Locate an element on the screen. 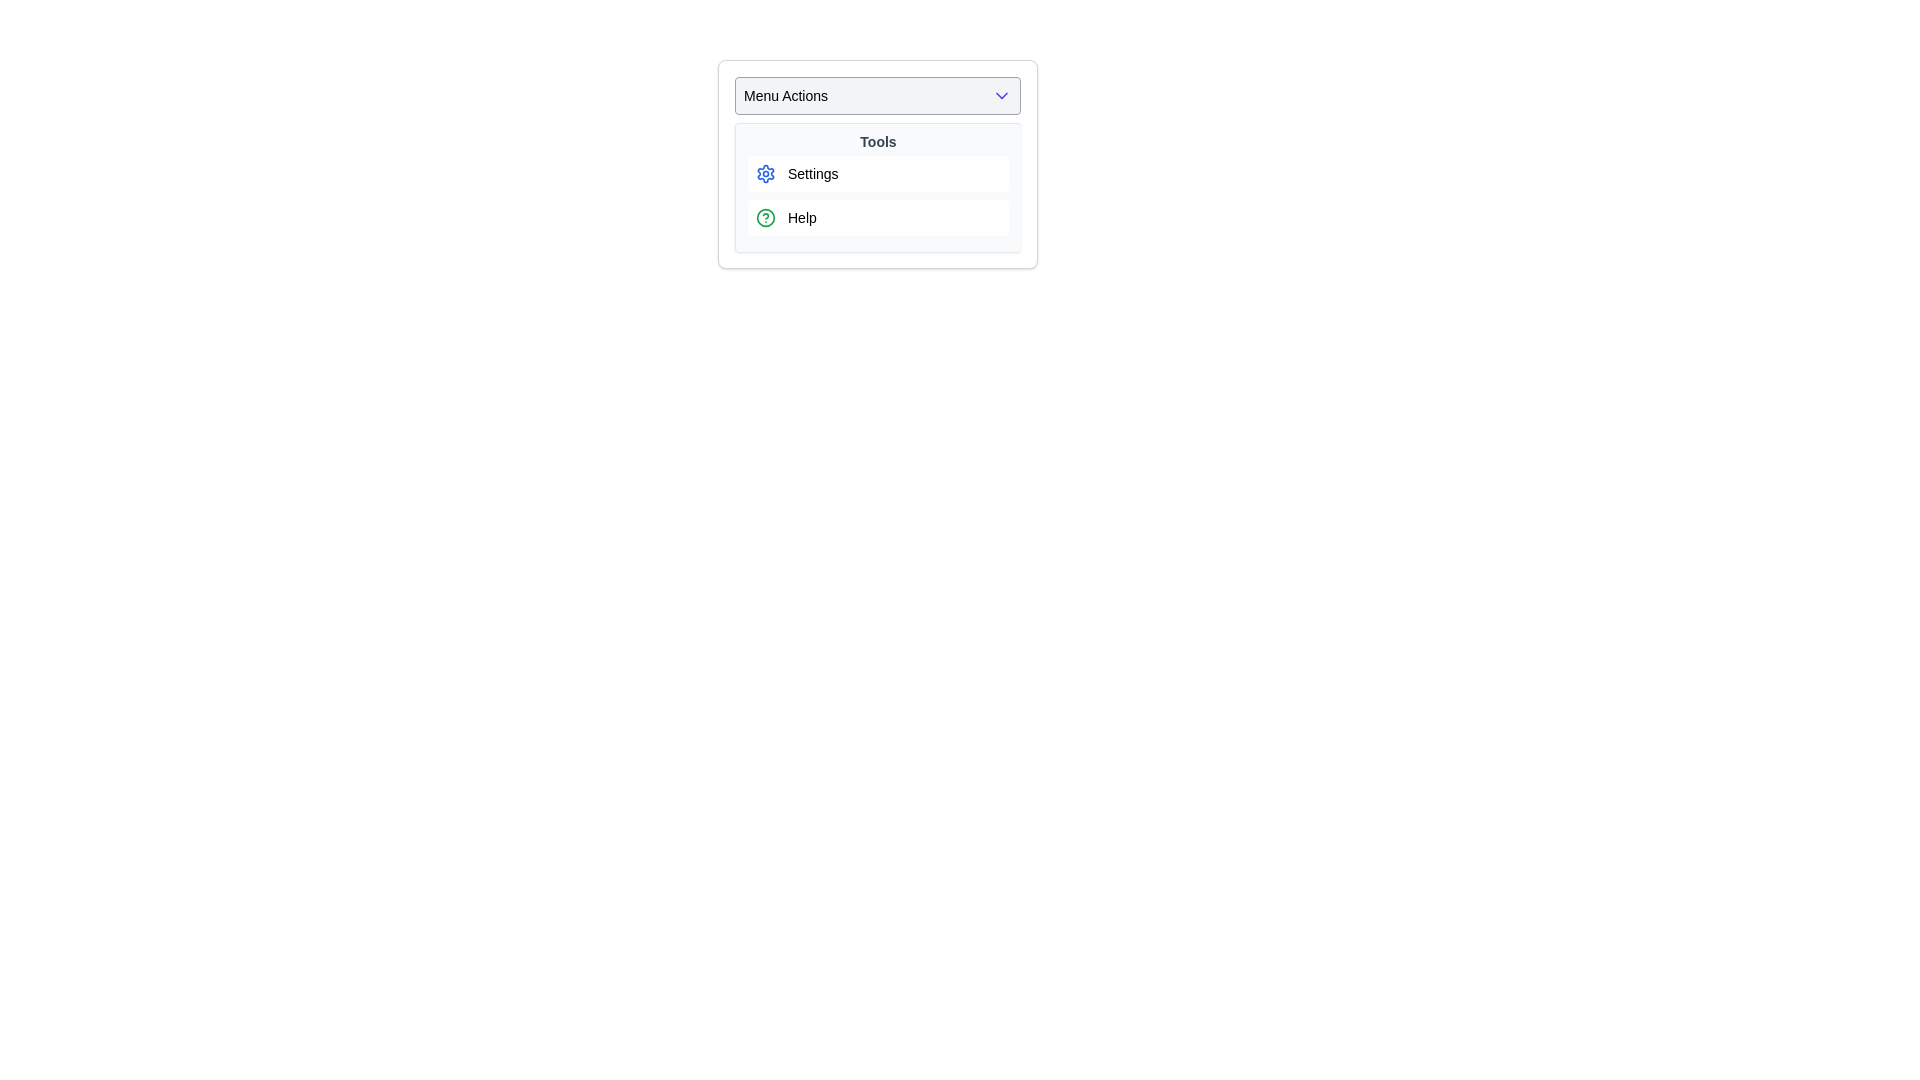  the blue gear-shaped icon representing settings is located at coordinates (765, 172).